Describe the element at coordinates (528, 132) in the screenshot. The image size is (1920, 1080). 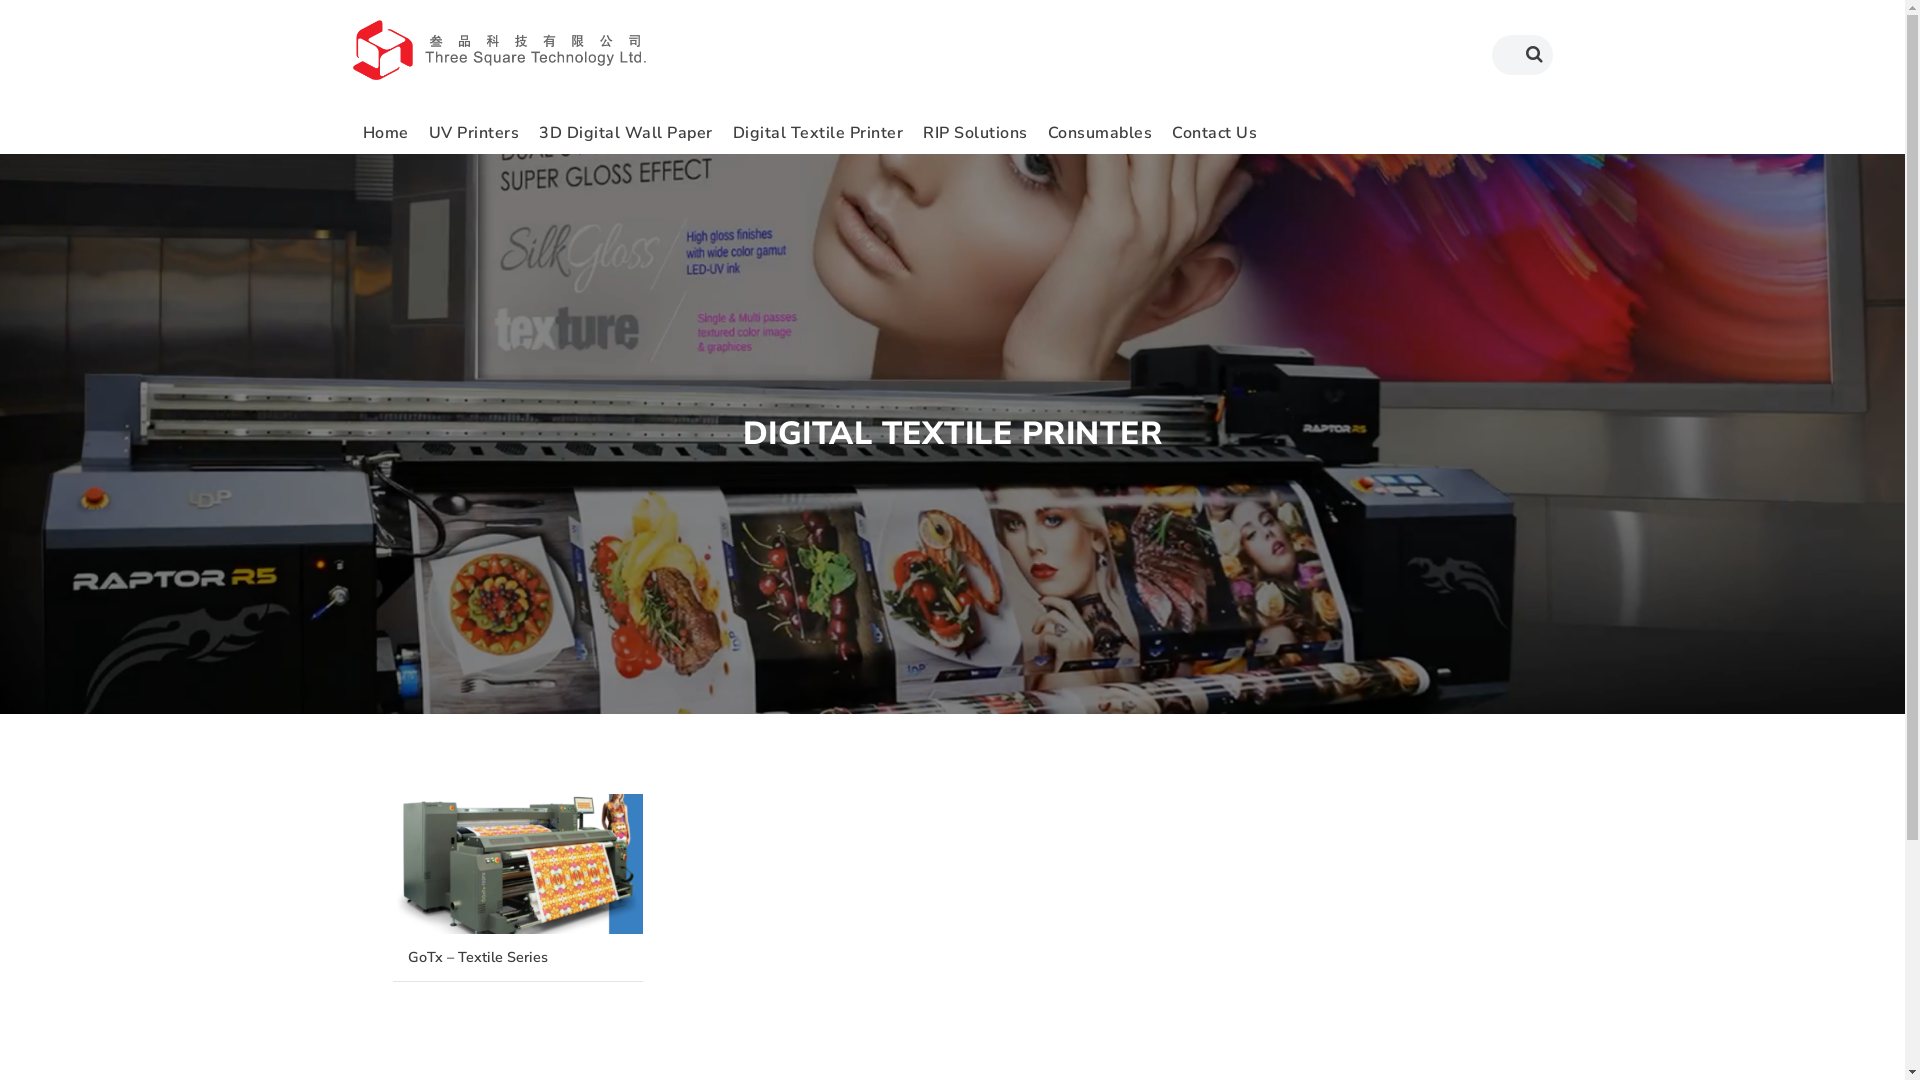
I see `'3D Digital Wall Paper'` at that location.